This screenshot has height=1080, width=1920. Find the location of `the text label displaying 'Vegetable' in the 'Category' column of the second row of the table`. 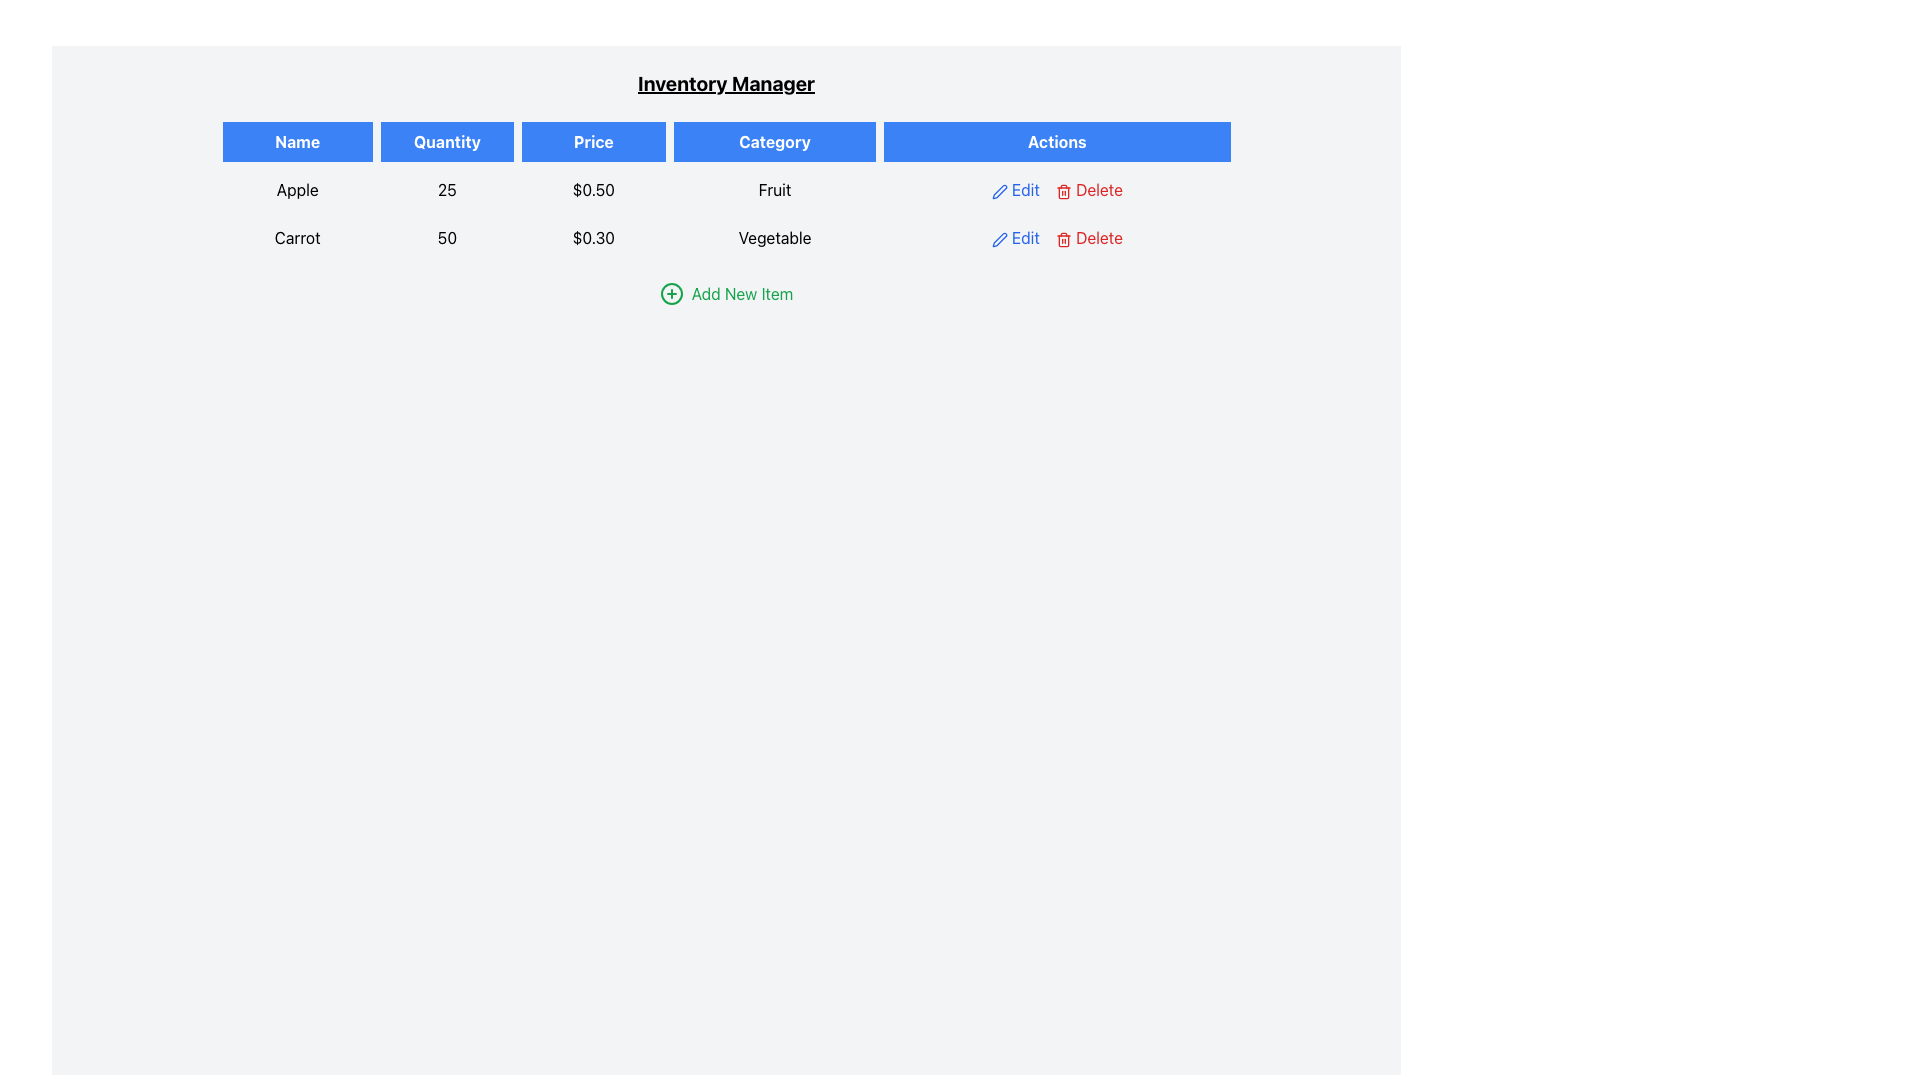

the text label displaying 'Vegetable' in the 'Category' column of the second row of the table is located at coordinates (773, 237).